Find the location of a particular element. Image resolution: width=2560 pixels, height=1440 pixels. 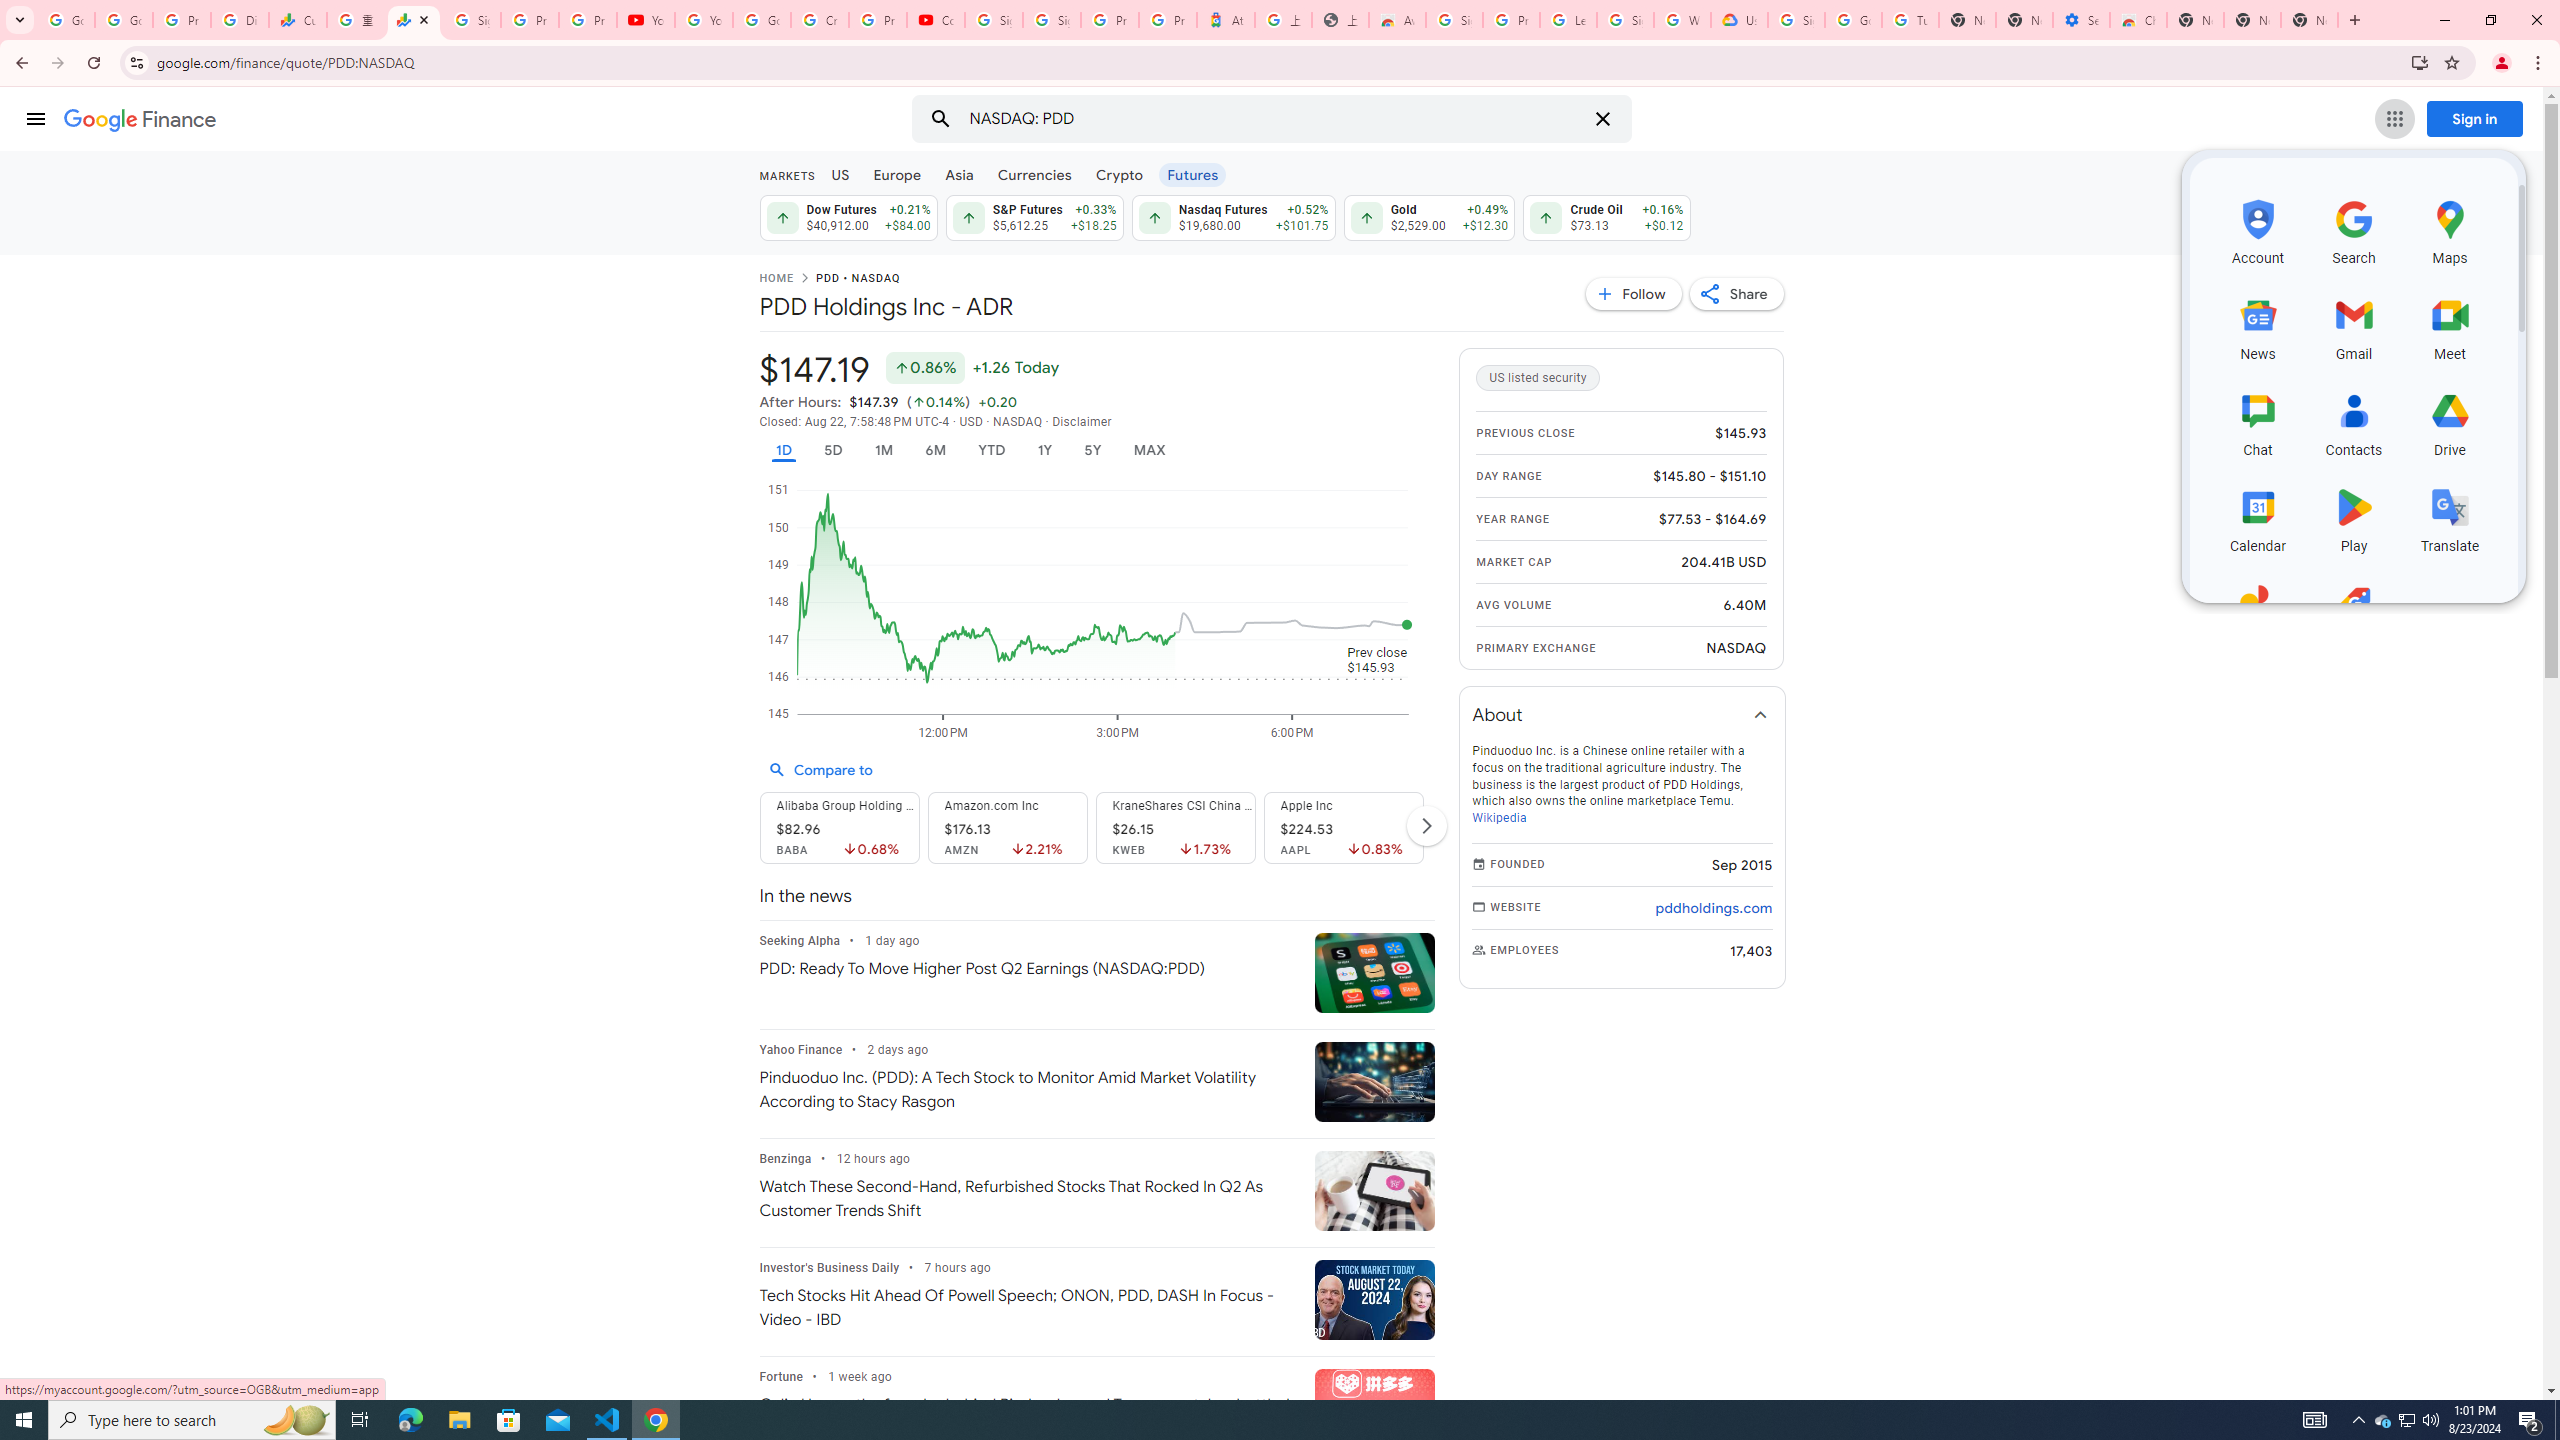

'Follow' is located at coordinates (1634, 292).